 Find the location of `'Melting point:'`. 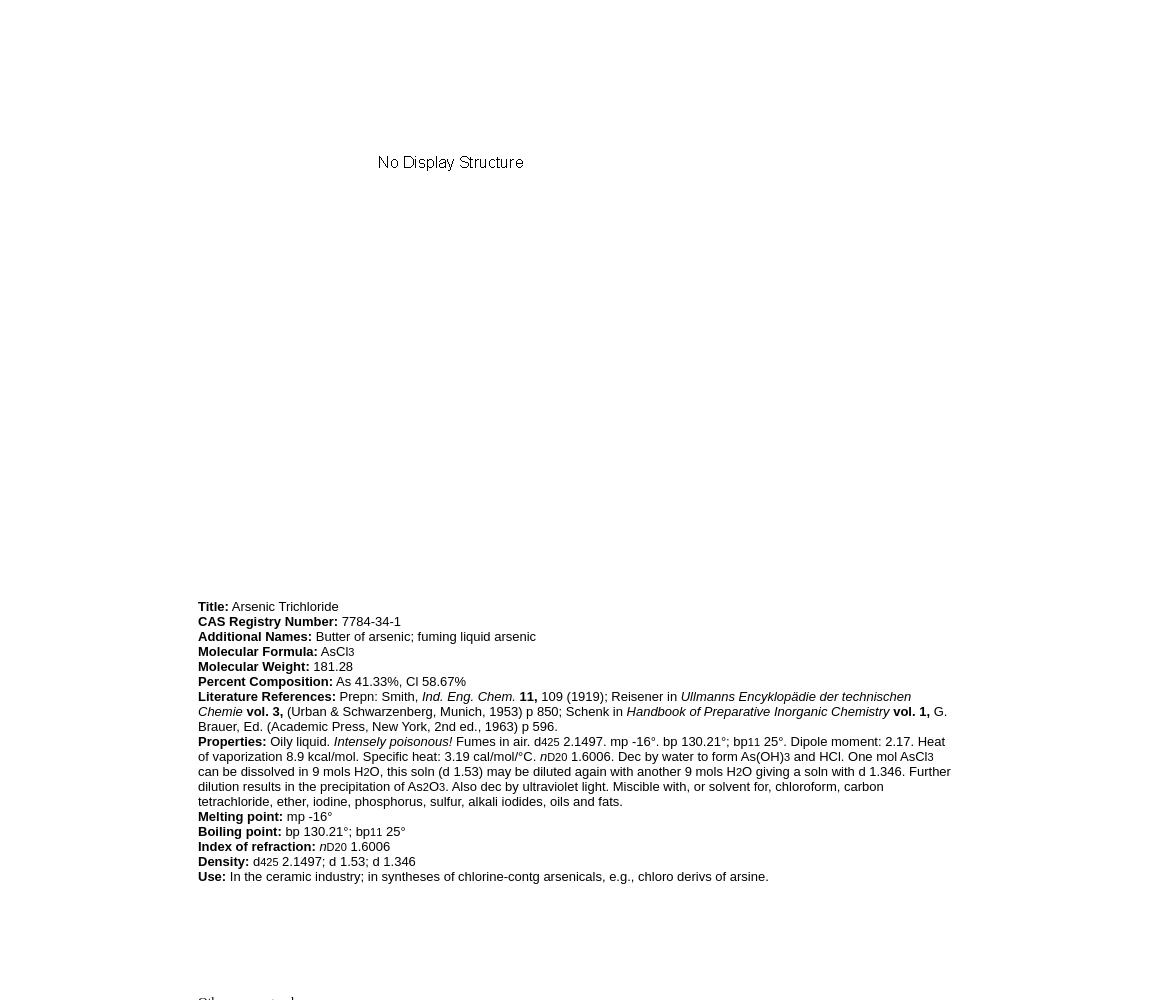

'Melting point:' is located at coordinates (239, 815).